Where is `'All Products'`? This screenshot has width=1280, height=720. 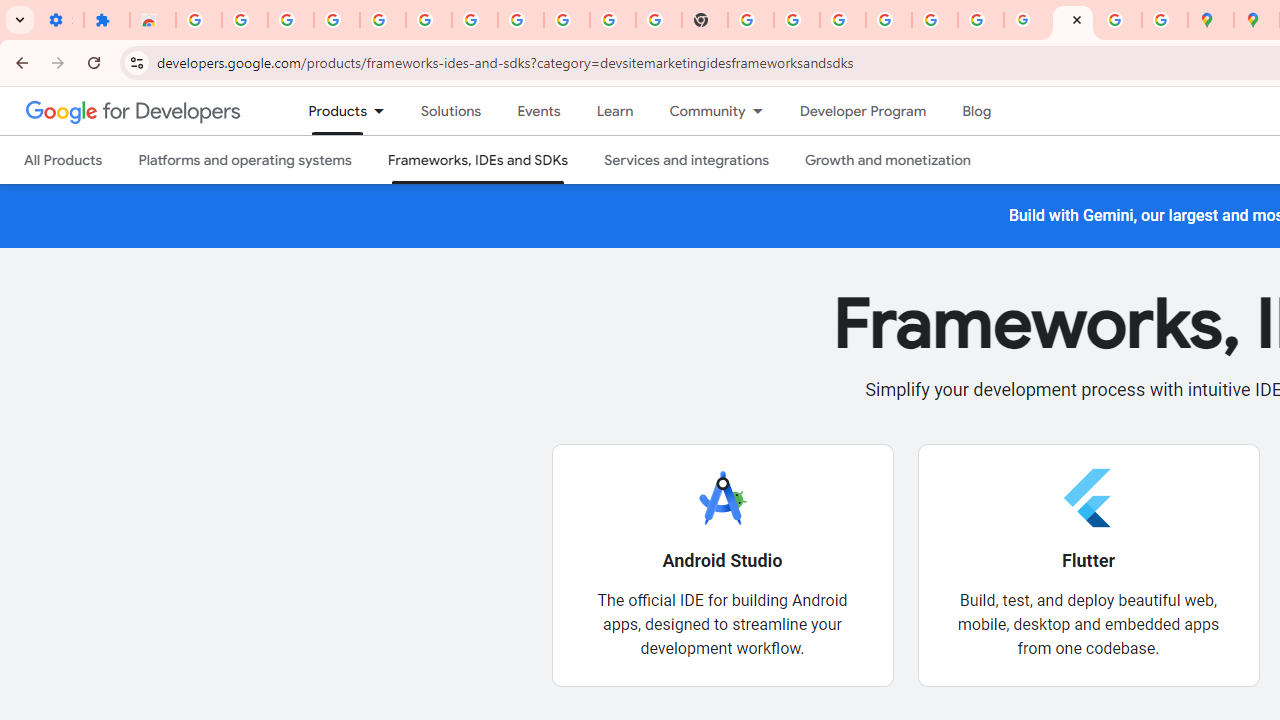
'All Products' is located at coordinates (64, 159).